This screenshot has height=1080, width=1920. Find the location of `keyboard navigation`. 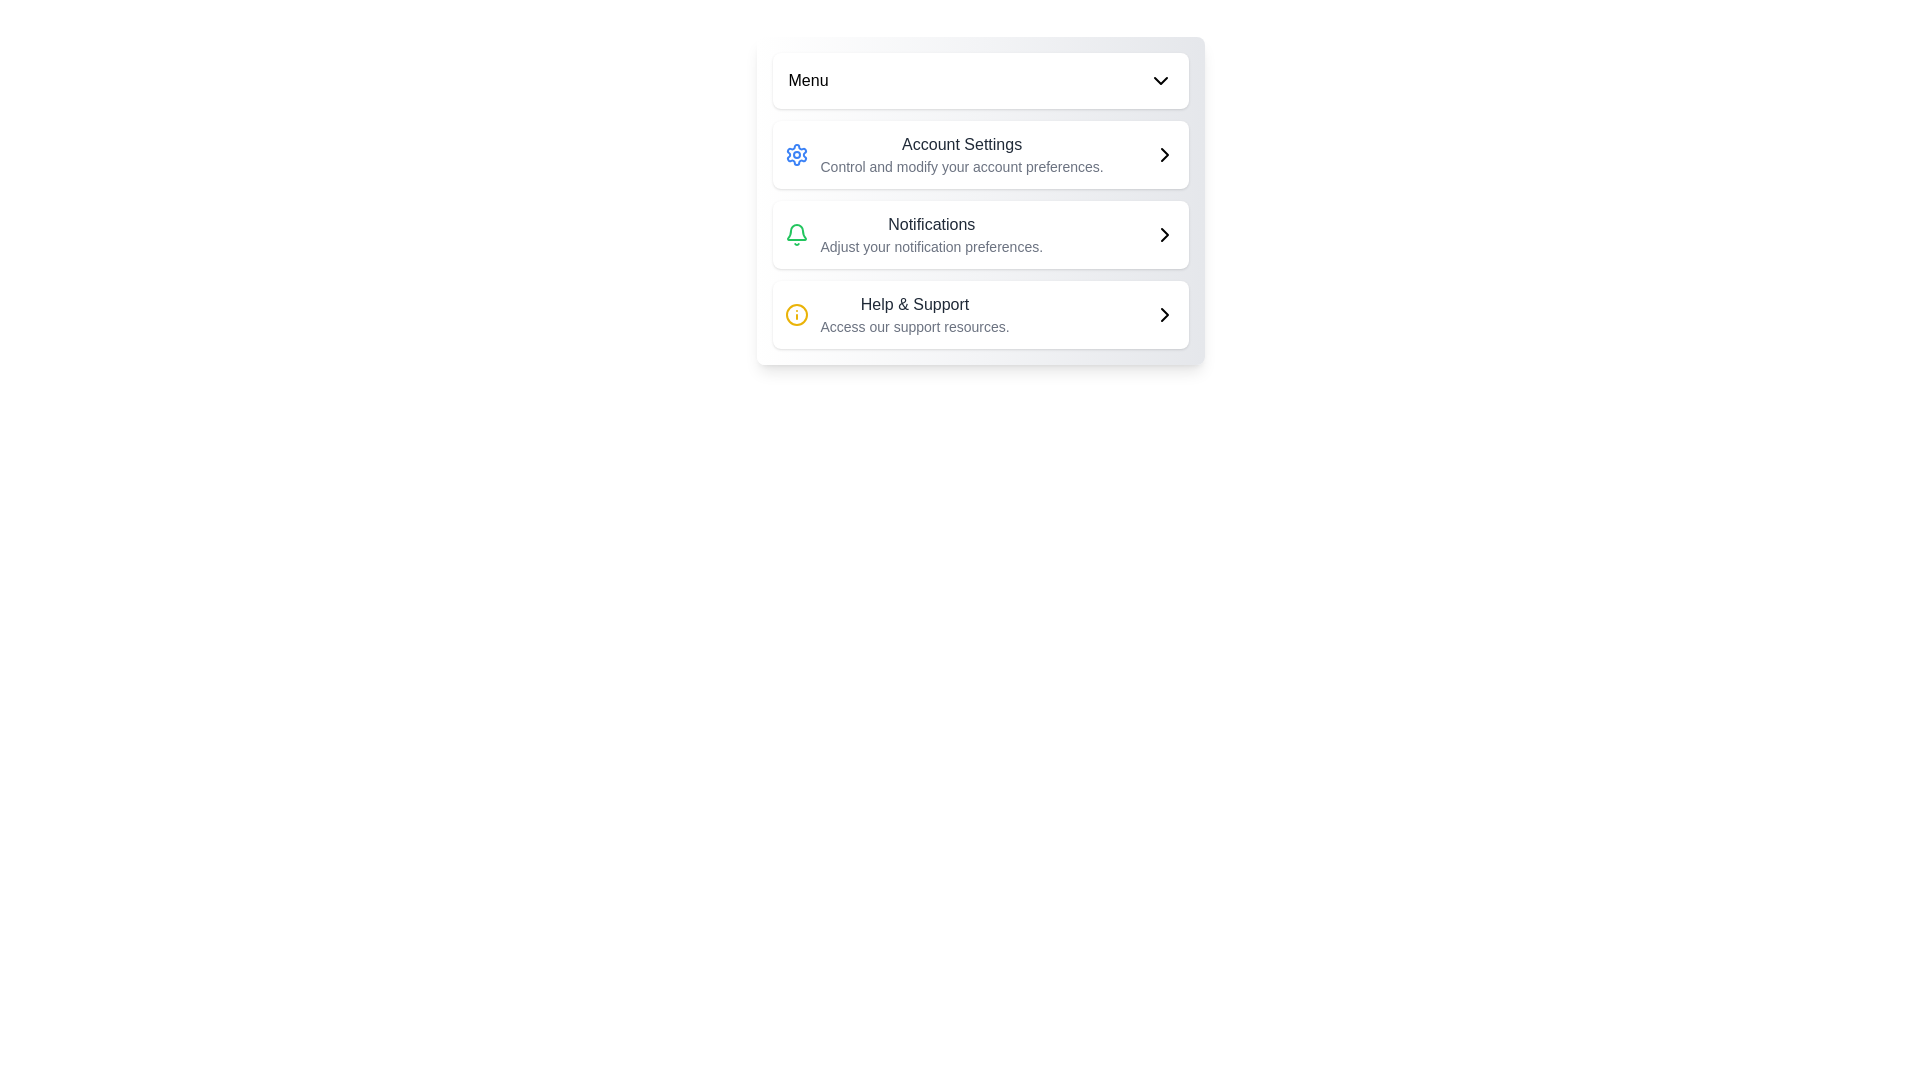

keyboard navigation is located at coordinates (795, 234).